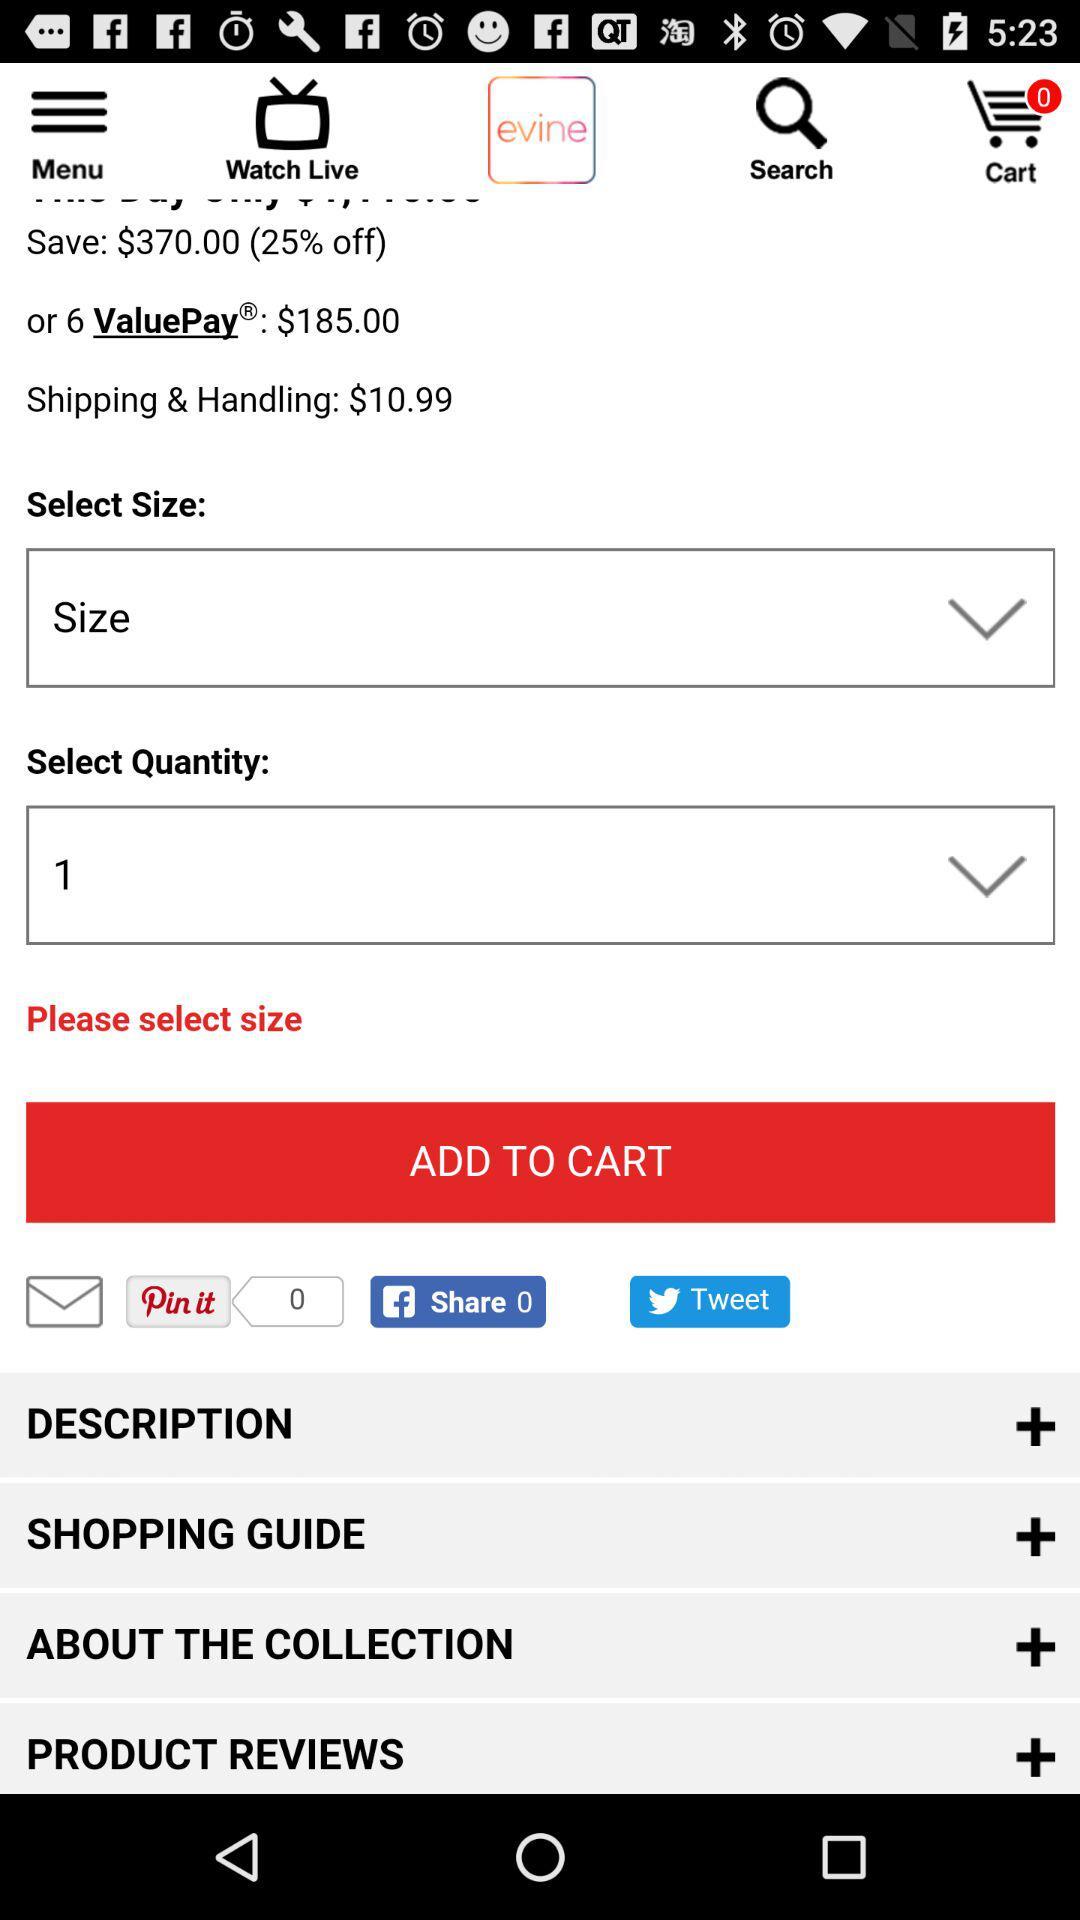  What do you see at coordinates (292, 127) in the screenshot?
I see `watch live tv` at bounding box center [292, 127].